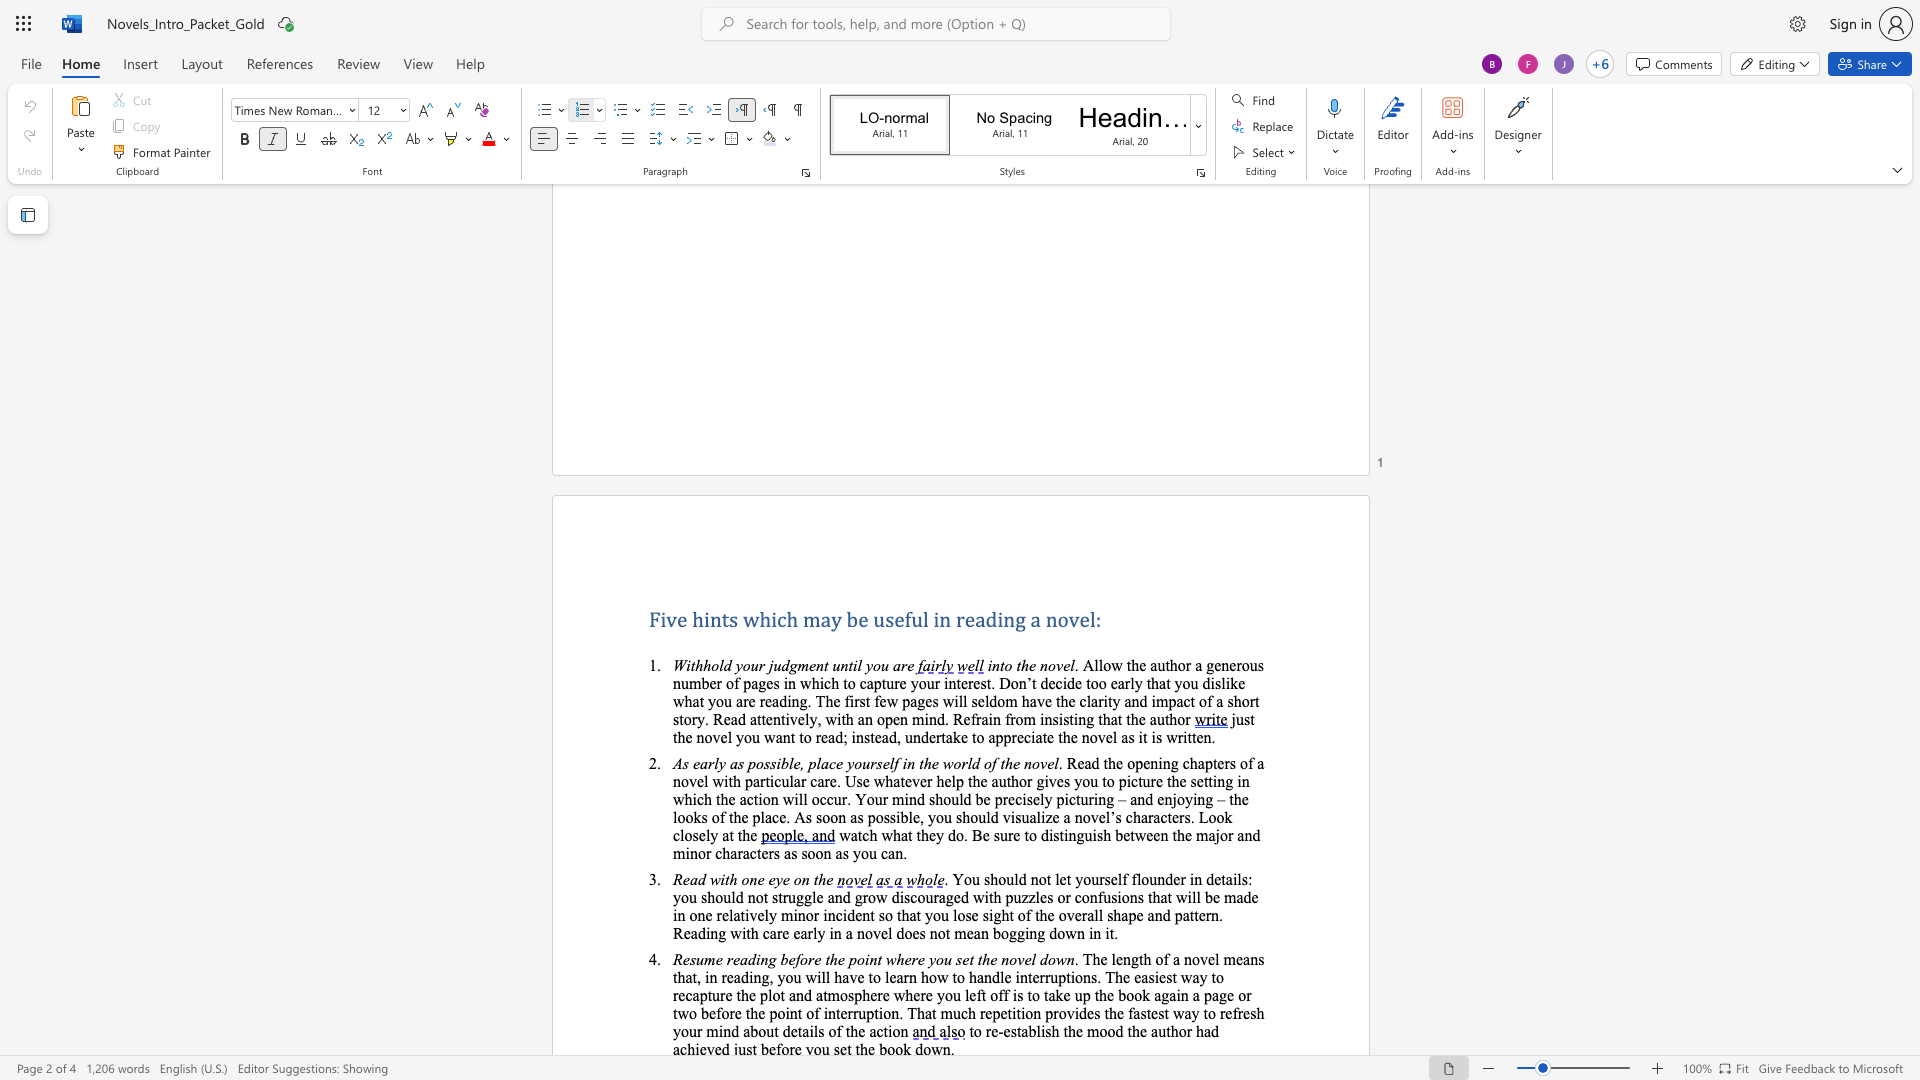 The image size is (1920, 1080). I want to click on the space between the continuous character "c" and "h" in the text, so click(786, 618).